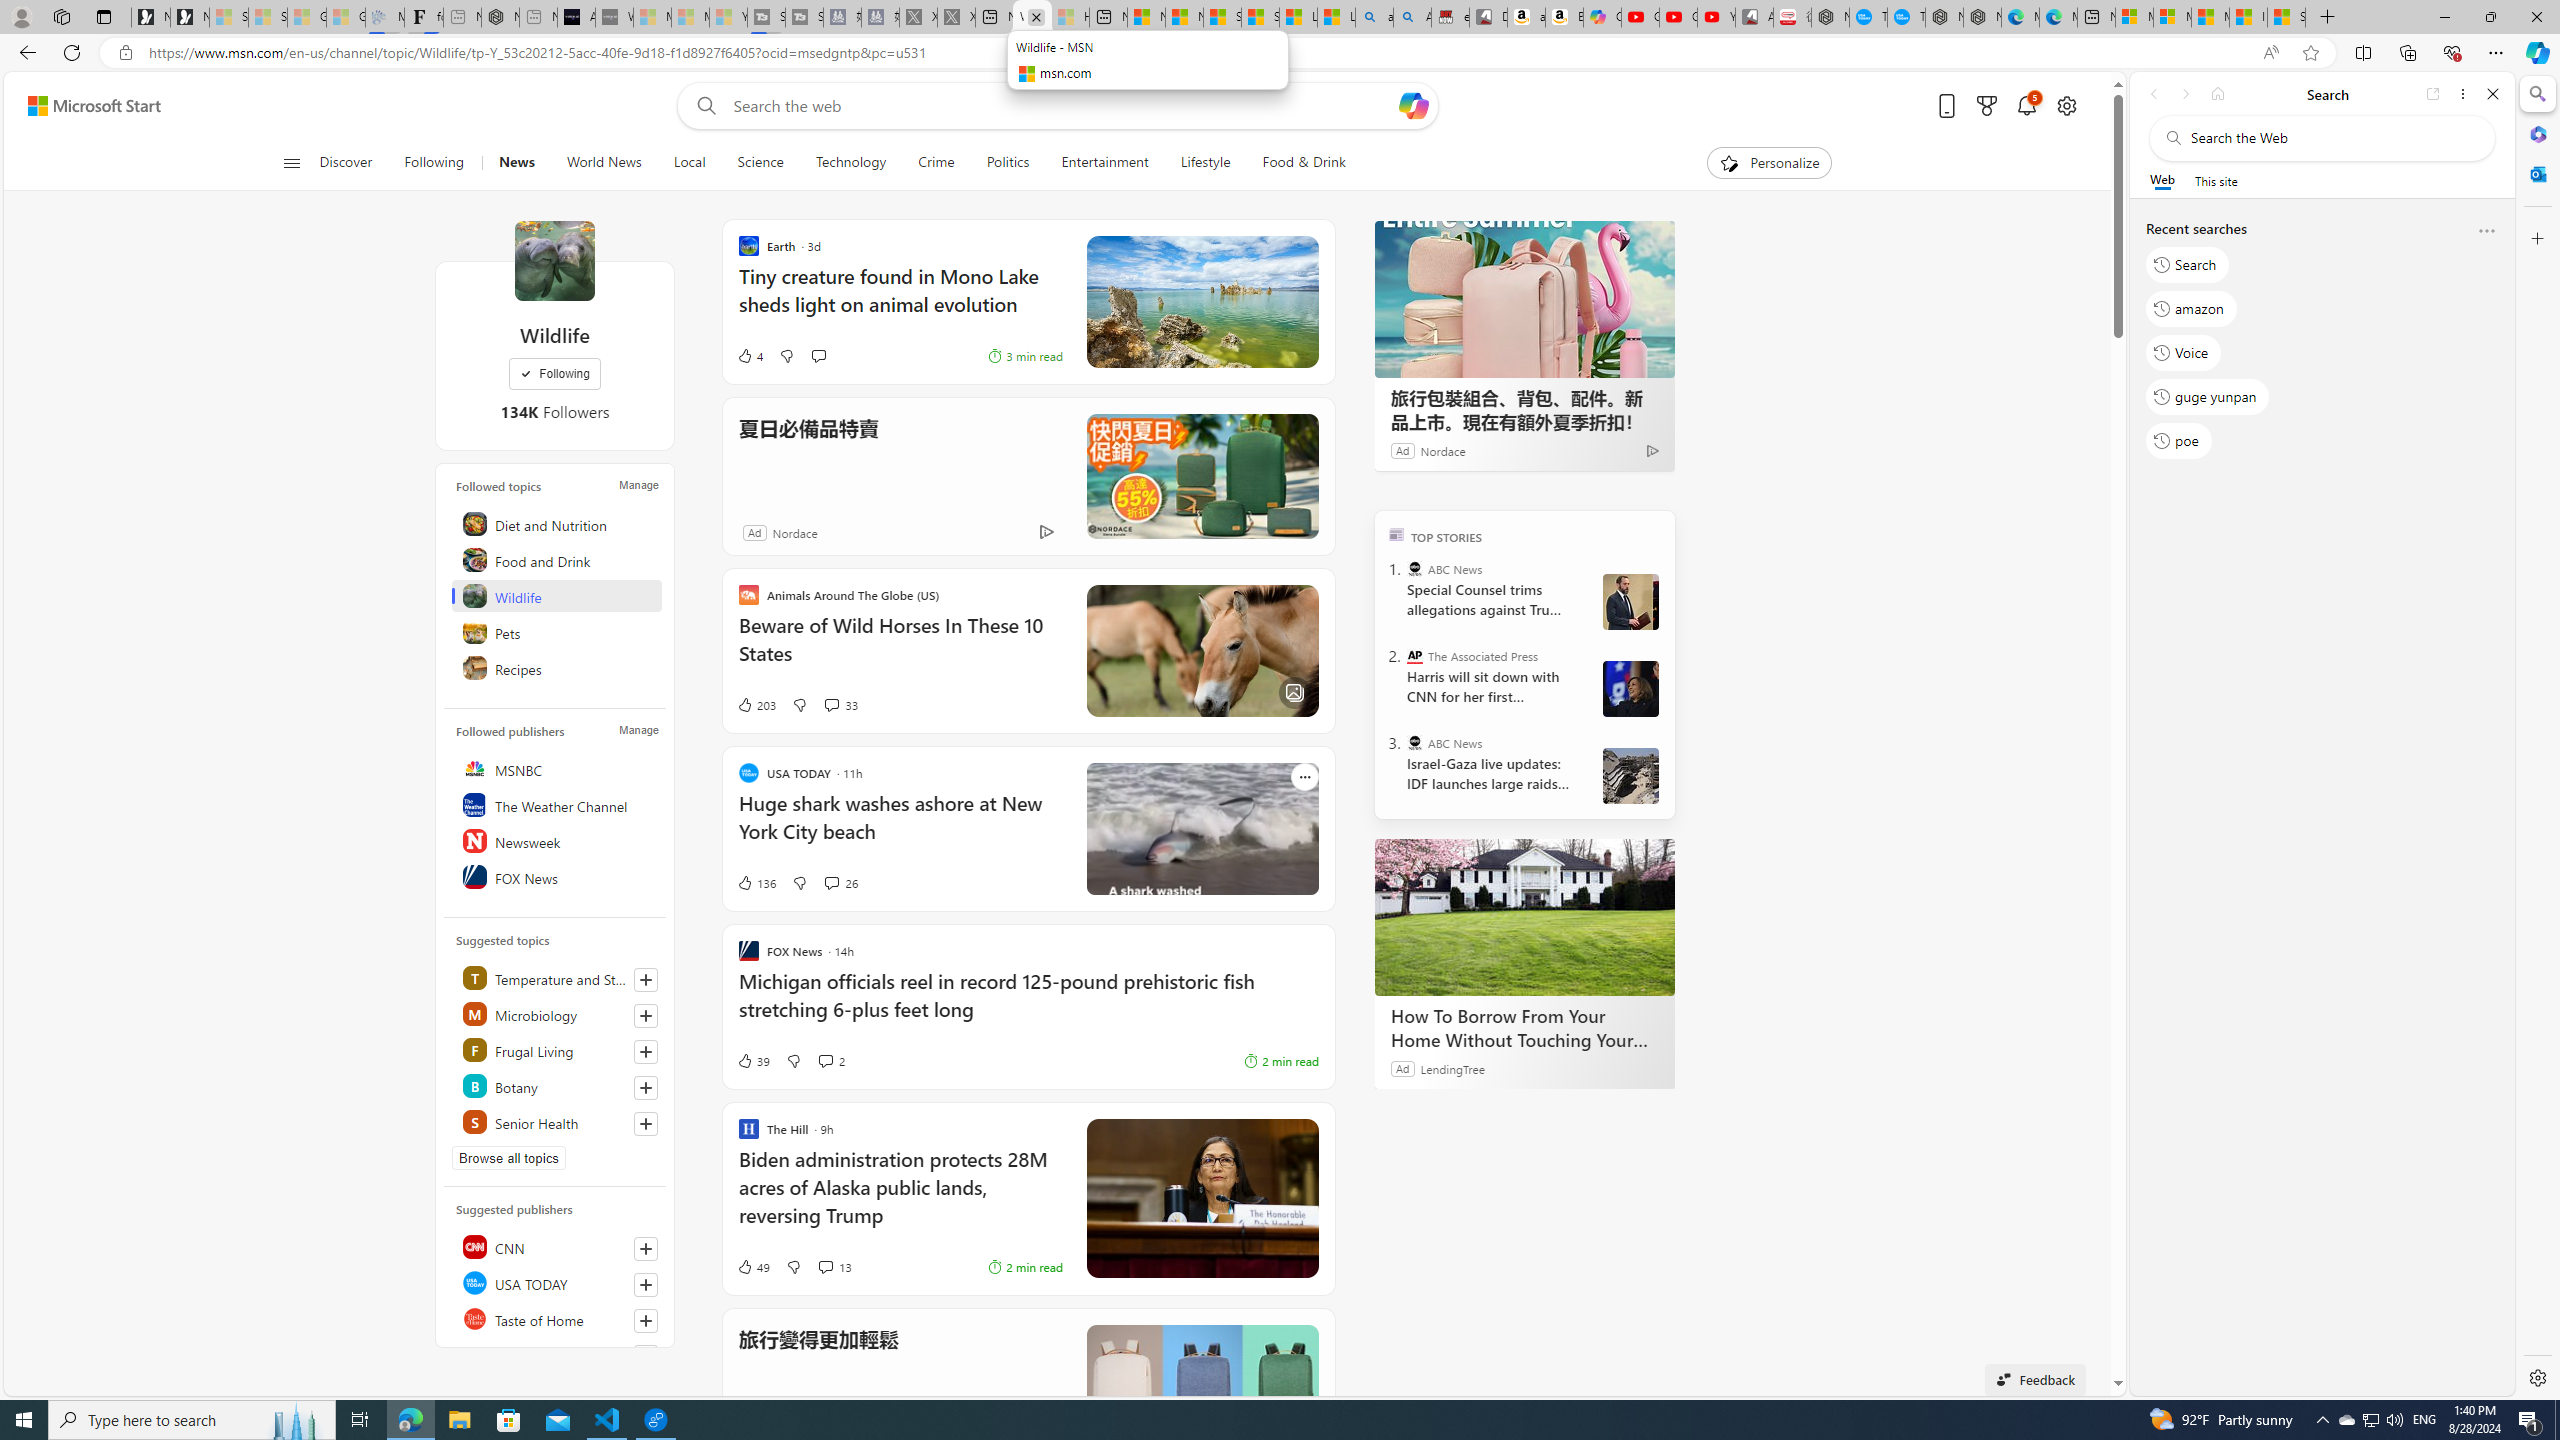 This screenshot has width=2560, height=1440. What do you see at coordinates (603, 162) in the screenshot?
I see `'World News'` at bounding box center [603, 162].